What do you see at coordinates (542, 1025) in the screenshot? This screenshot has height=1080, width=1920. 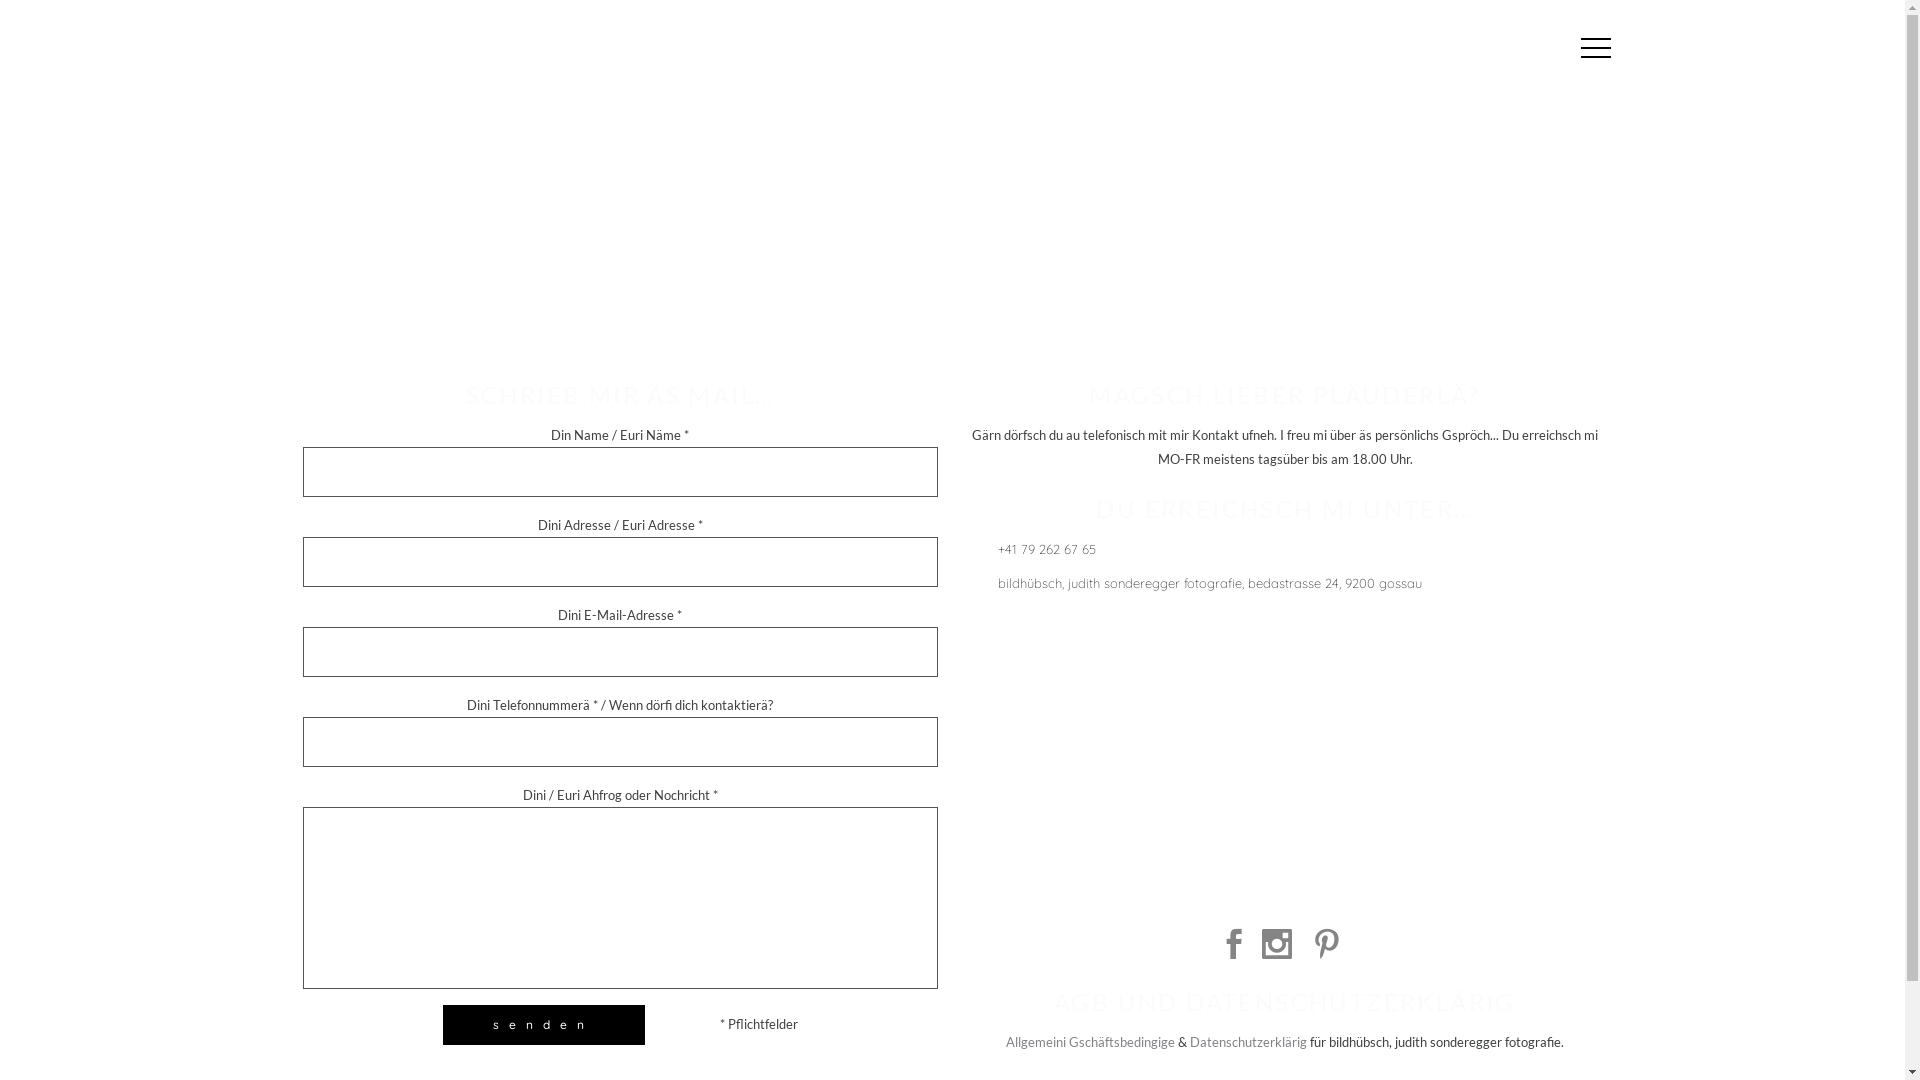 I see `'senden'` at bounding box center [542, 1025].